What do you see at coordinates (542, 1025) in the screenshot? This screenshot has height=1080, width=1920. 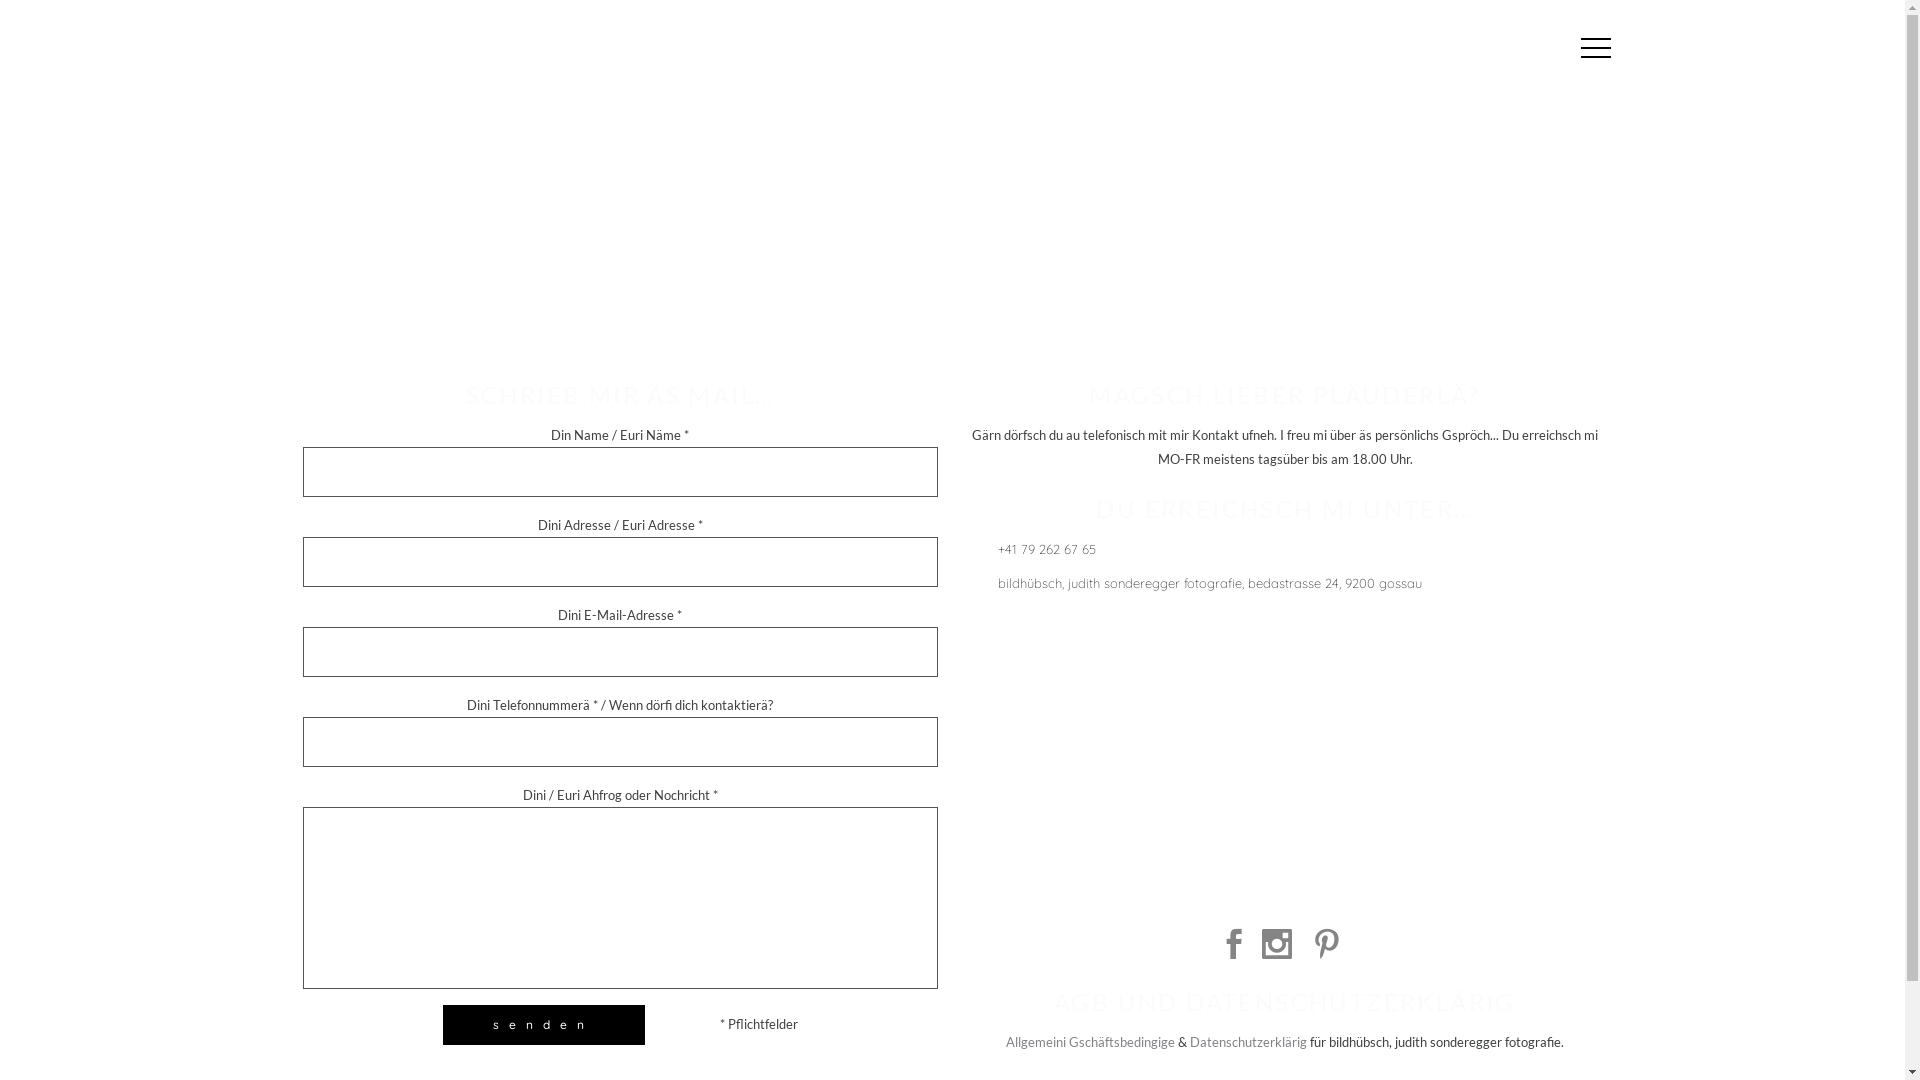 I see `'senden'` at bounding box center [542, 1025].